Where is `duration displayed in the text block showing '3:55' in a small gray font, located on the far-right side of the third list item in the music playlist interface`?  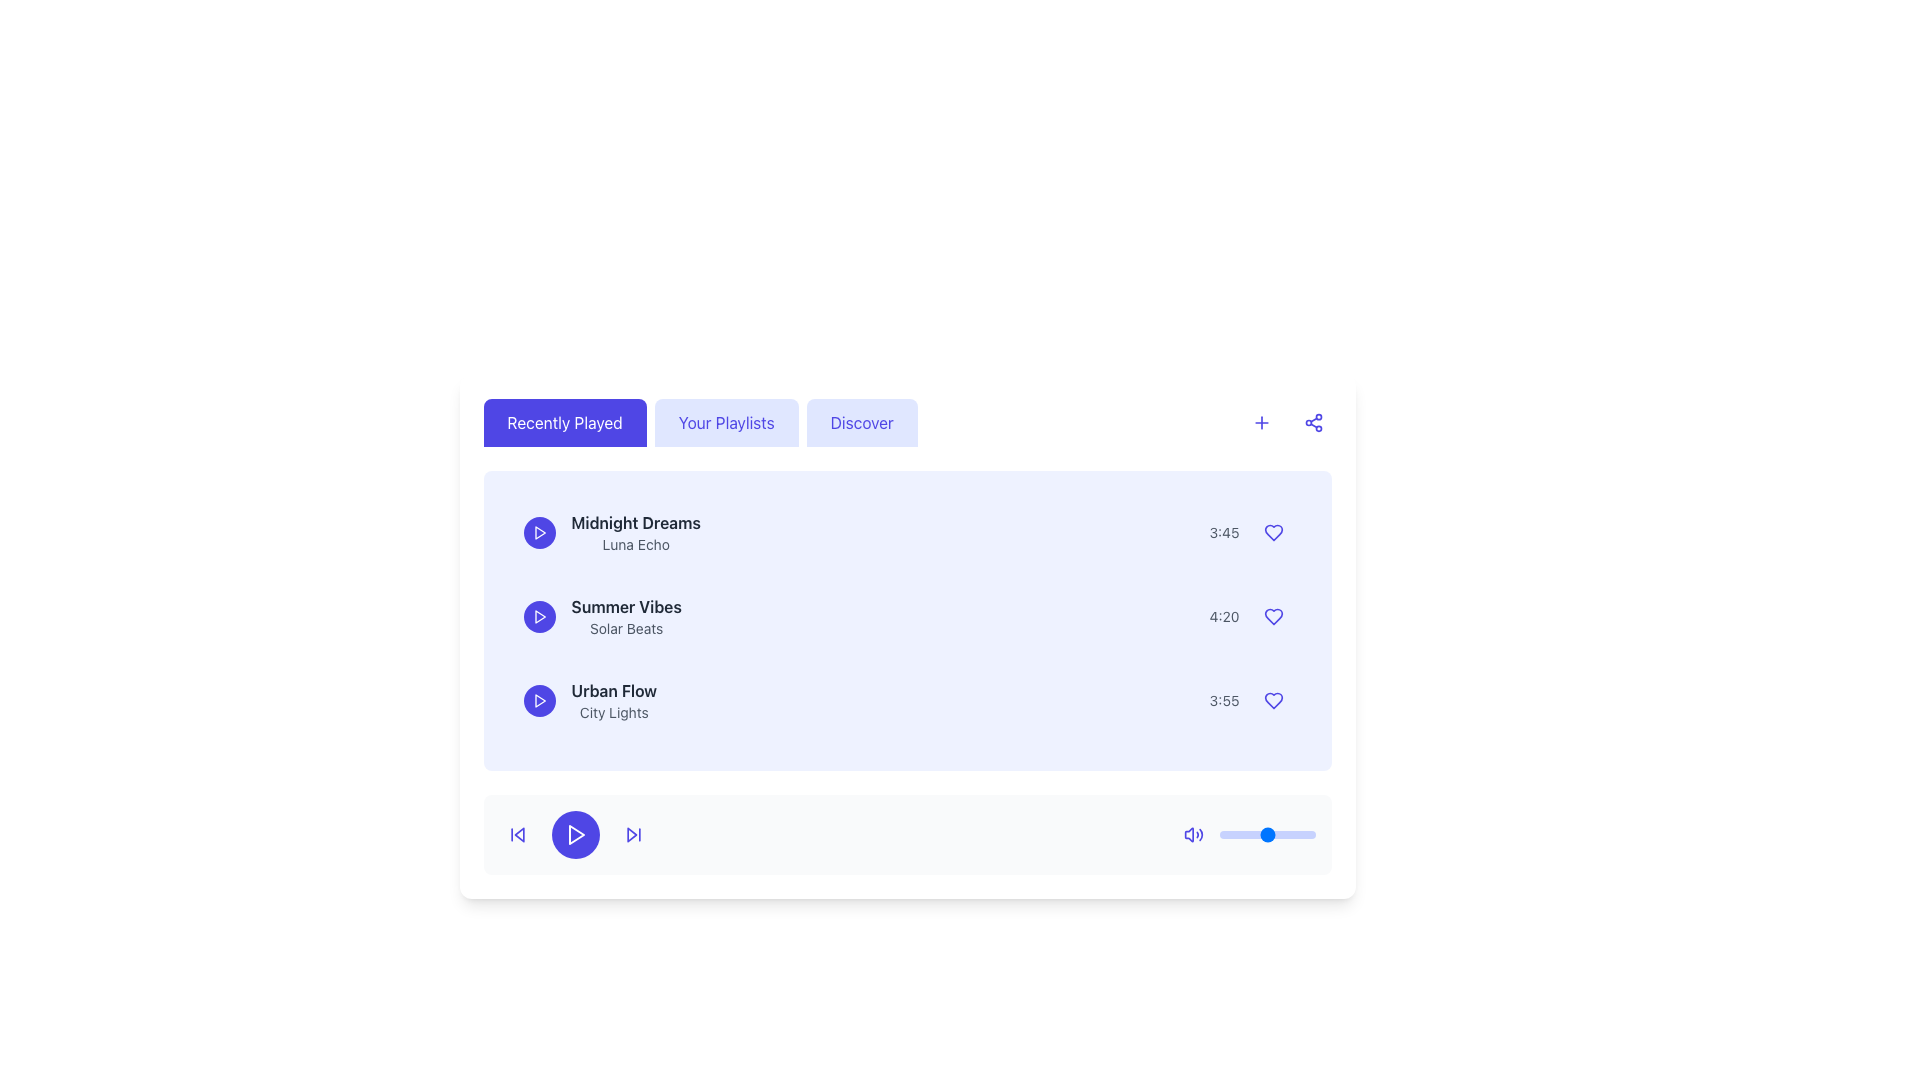
duration displayed in the text block showing '3:55' in a small gray font, located on the far-right side of the third list item in the music playlist interface is located at coordinates (1223, 700).